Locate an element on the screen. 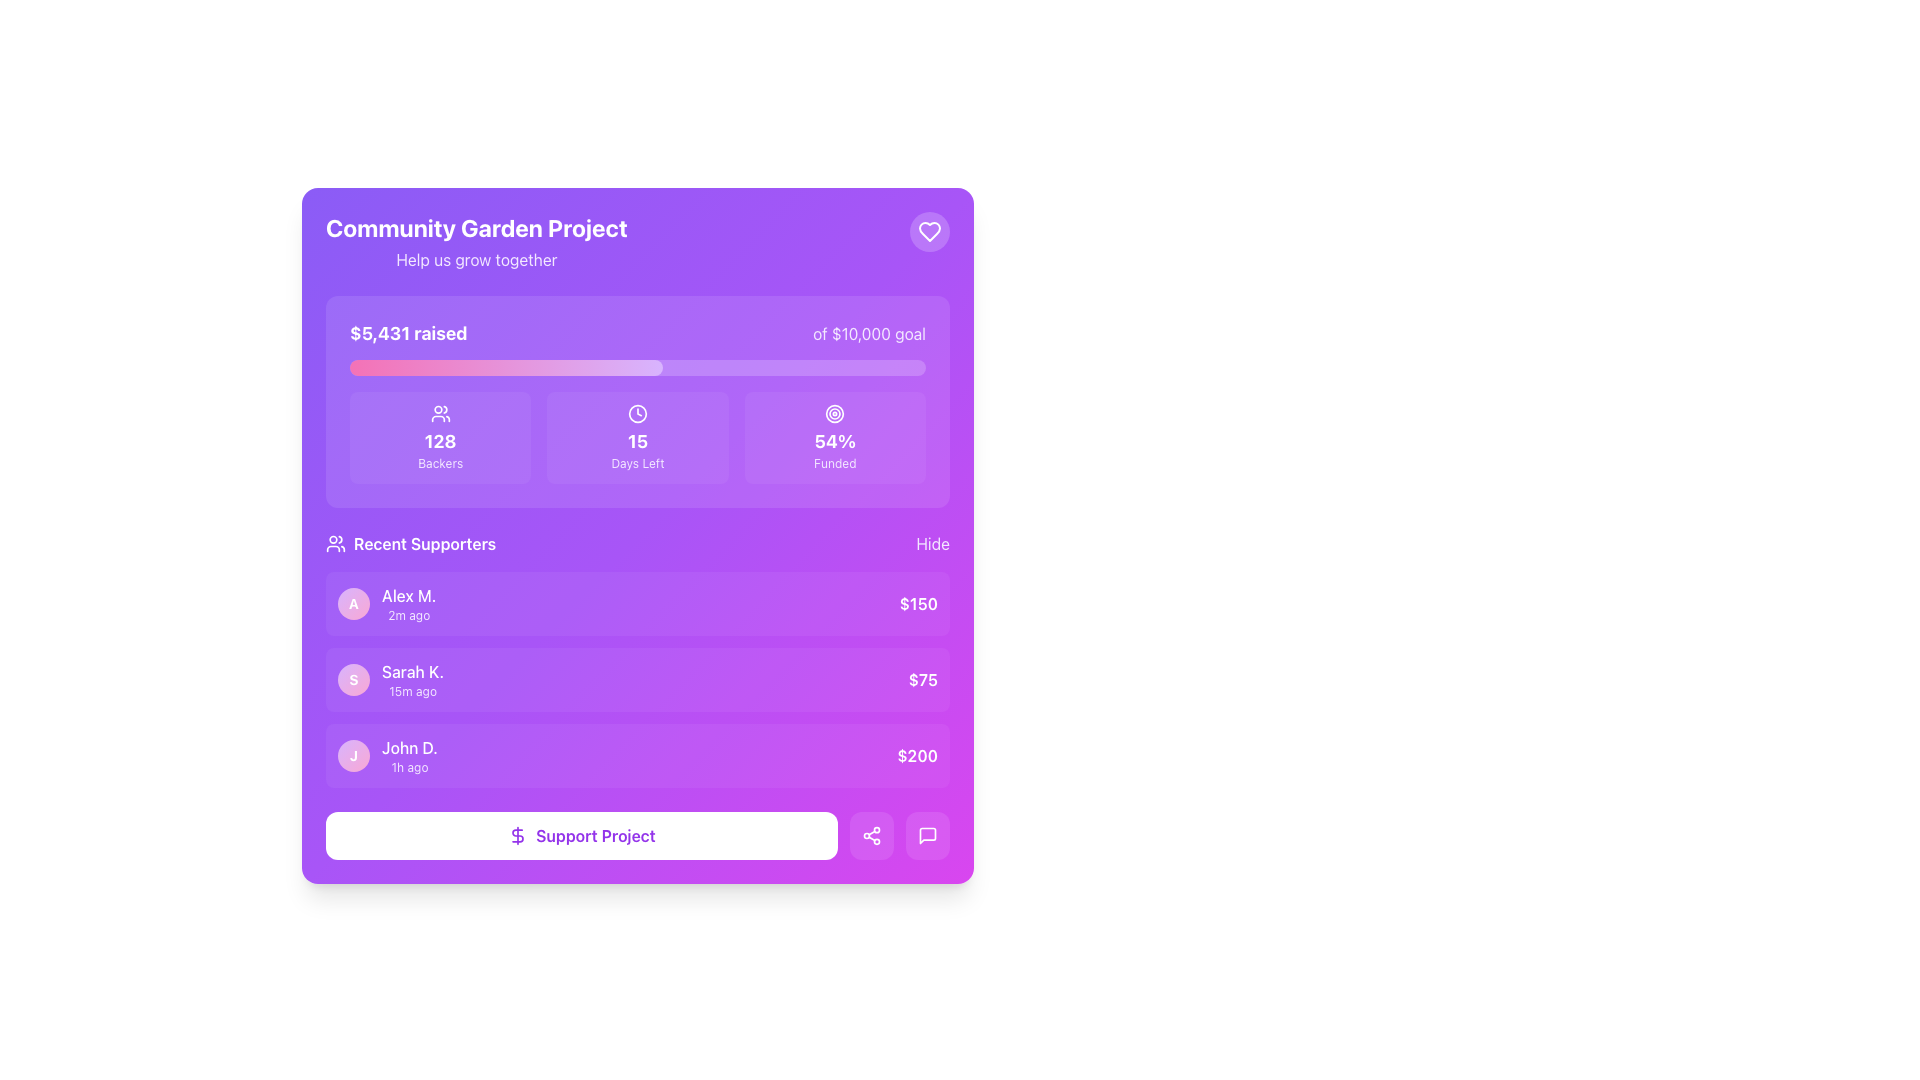 Image resolution: width=1920 pixels, height=1080 pixels. the Decorative icon that visually complements the '54% Funded' text displayed below it is located at coordinates (835, 412).